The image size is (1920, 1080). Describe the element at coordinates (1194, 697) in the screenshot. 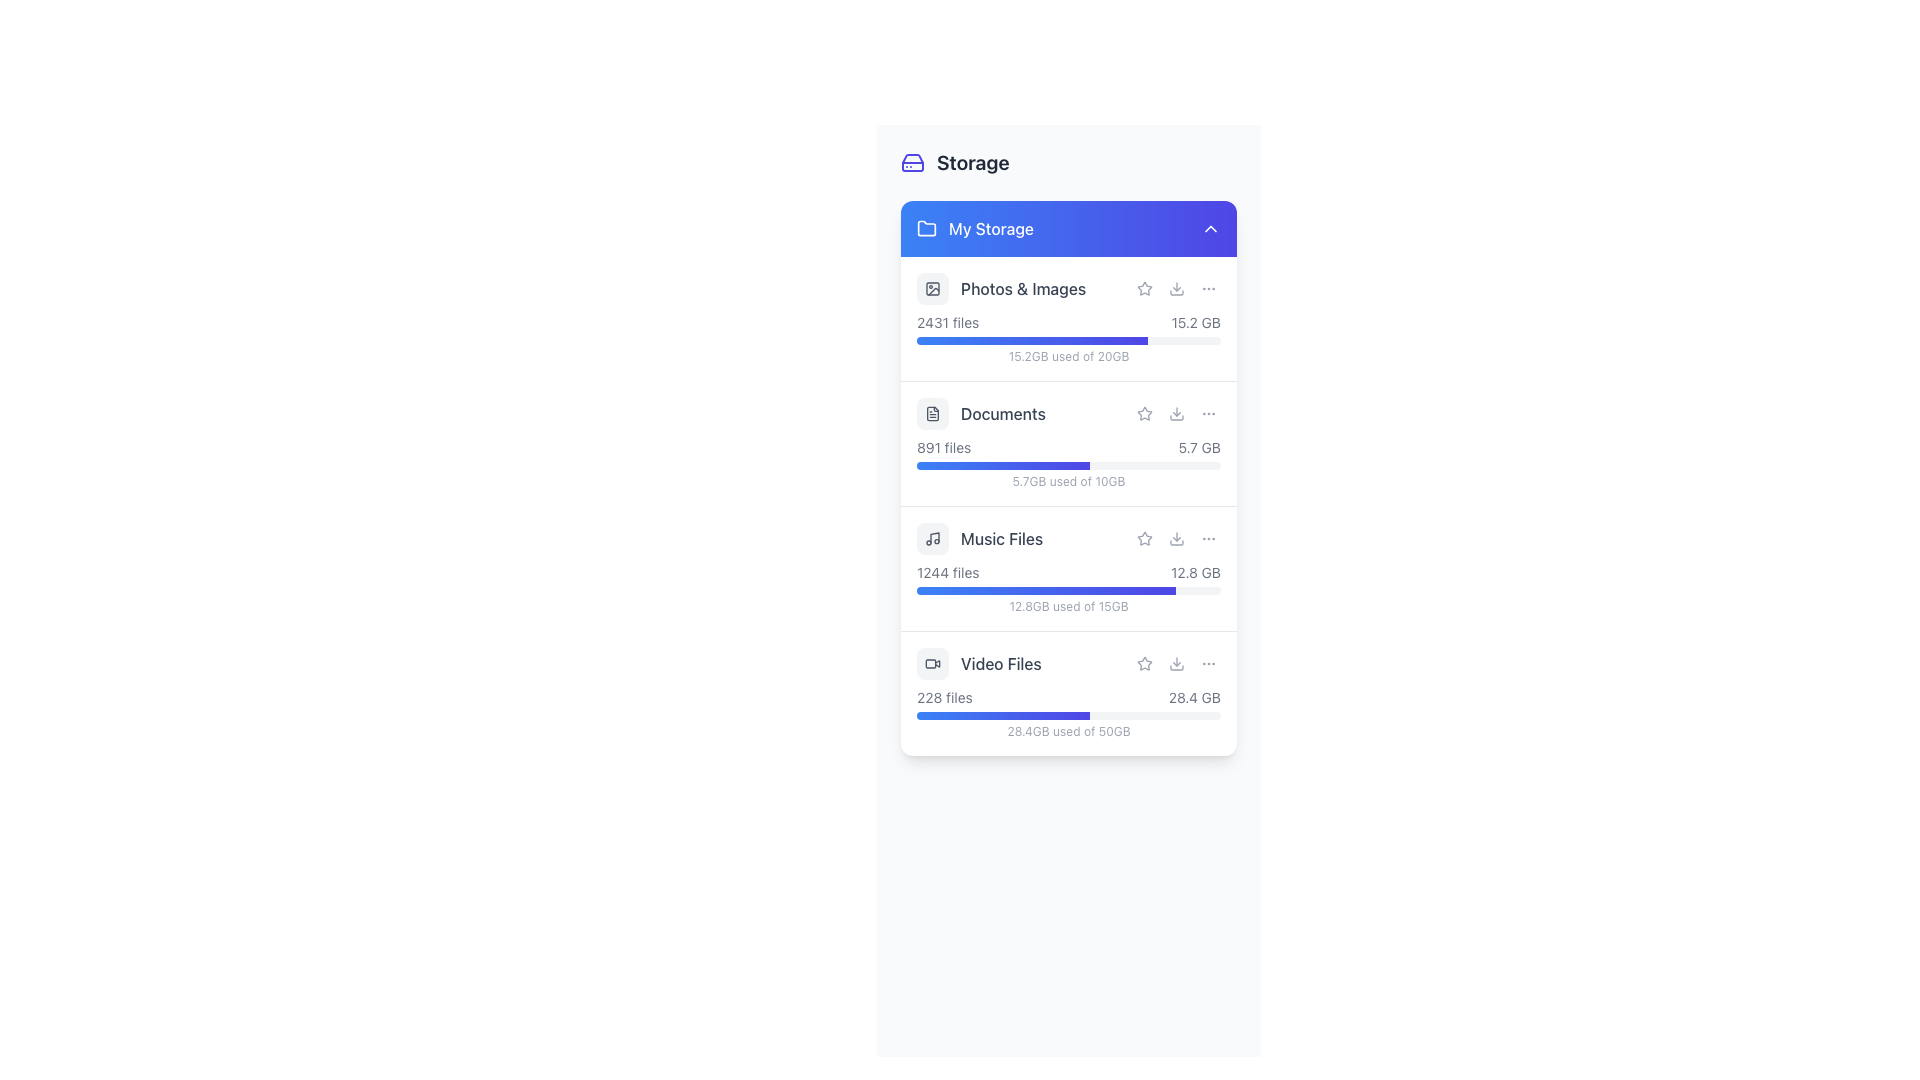

I see `the Text Label displaying '28.4 GB' in the 'Video Files' section of the storage summary interface, located on the rightmost side of its row` at that location.